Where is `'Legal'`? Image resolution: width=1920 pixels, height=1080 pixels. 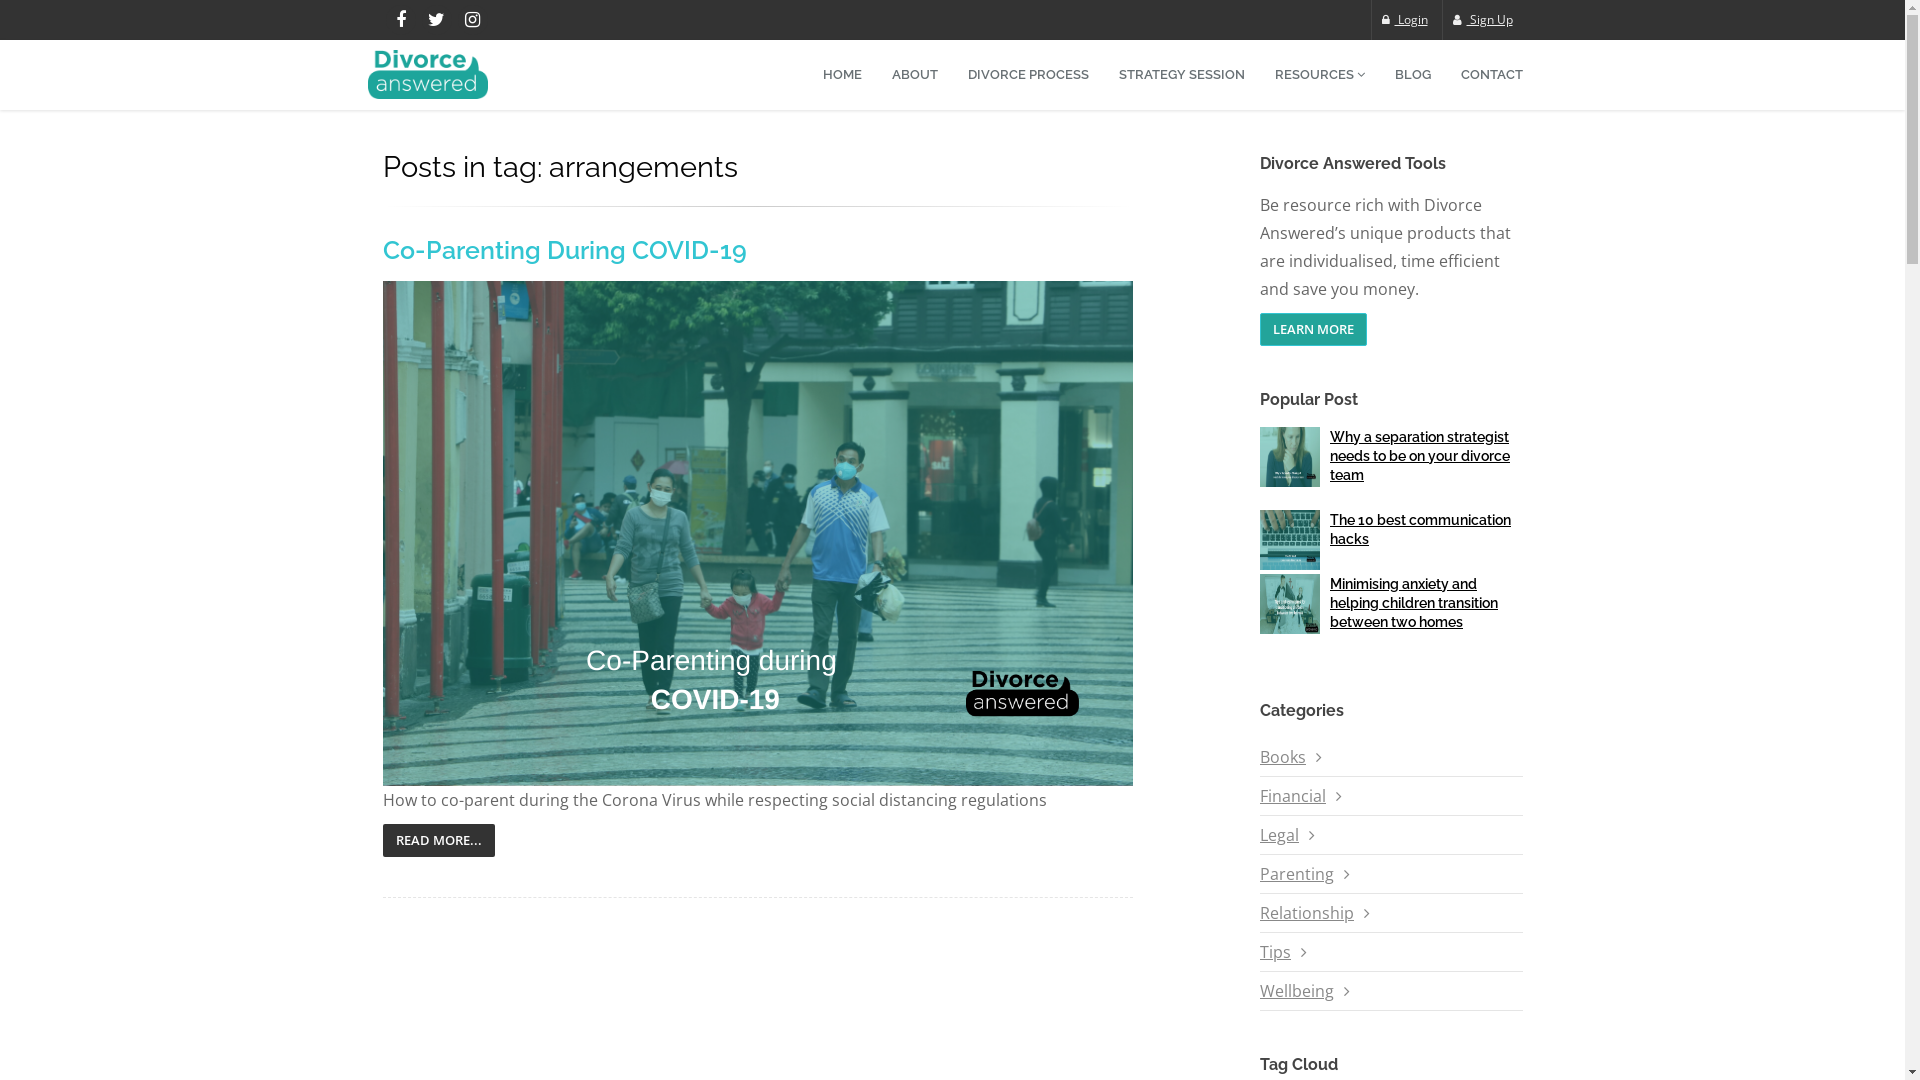
'Legal' is located at coordinates (1258, 834).